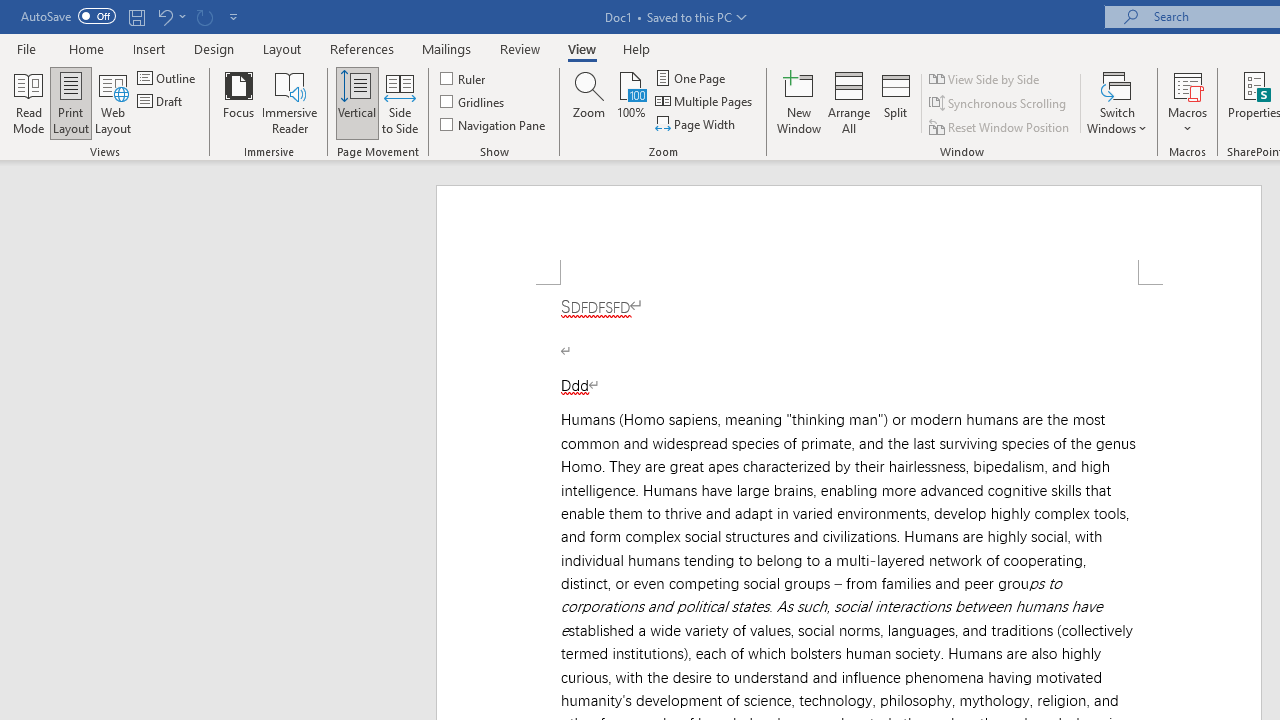 The image size is (1280, 720). What do you see at coordinates (446, 48) in the screenshot?
I see `'Mailings'` at bounding box center [446, 48].